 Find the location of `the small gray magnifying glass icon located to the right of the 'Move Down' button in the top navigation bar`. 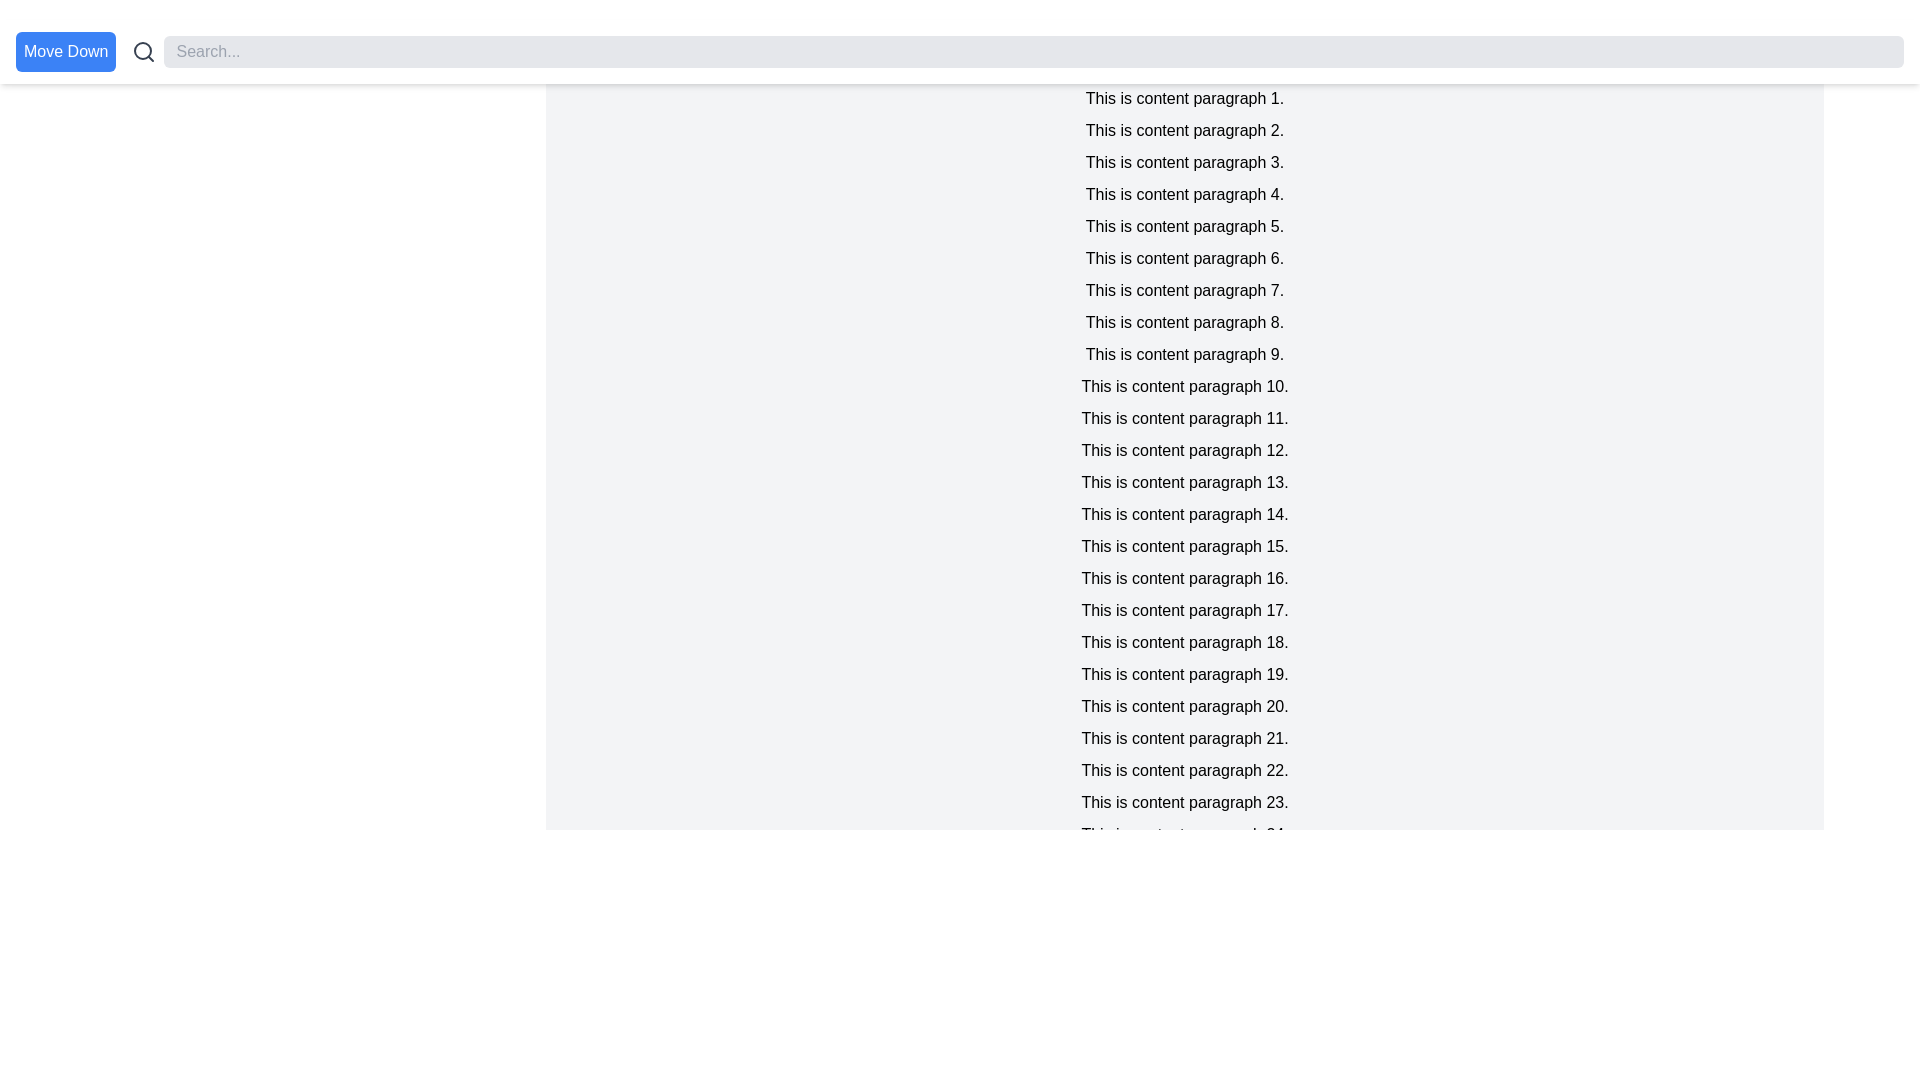

the small gray magnifying glass icon located to the right of the 'Move Down' button in the top navigation bar is located at coordinates (143, 50).